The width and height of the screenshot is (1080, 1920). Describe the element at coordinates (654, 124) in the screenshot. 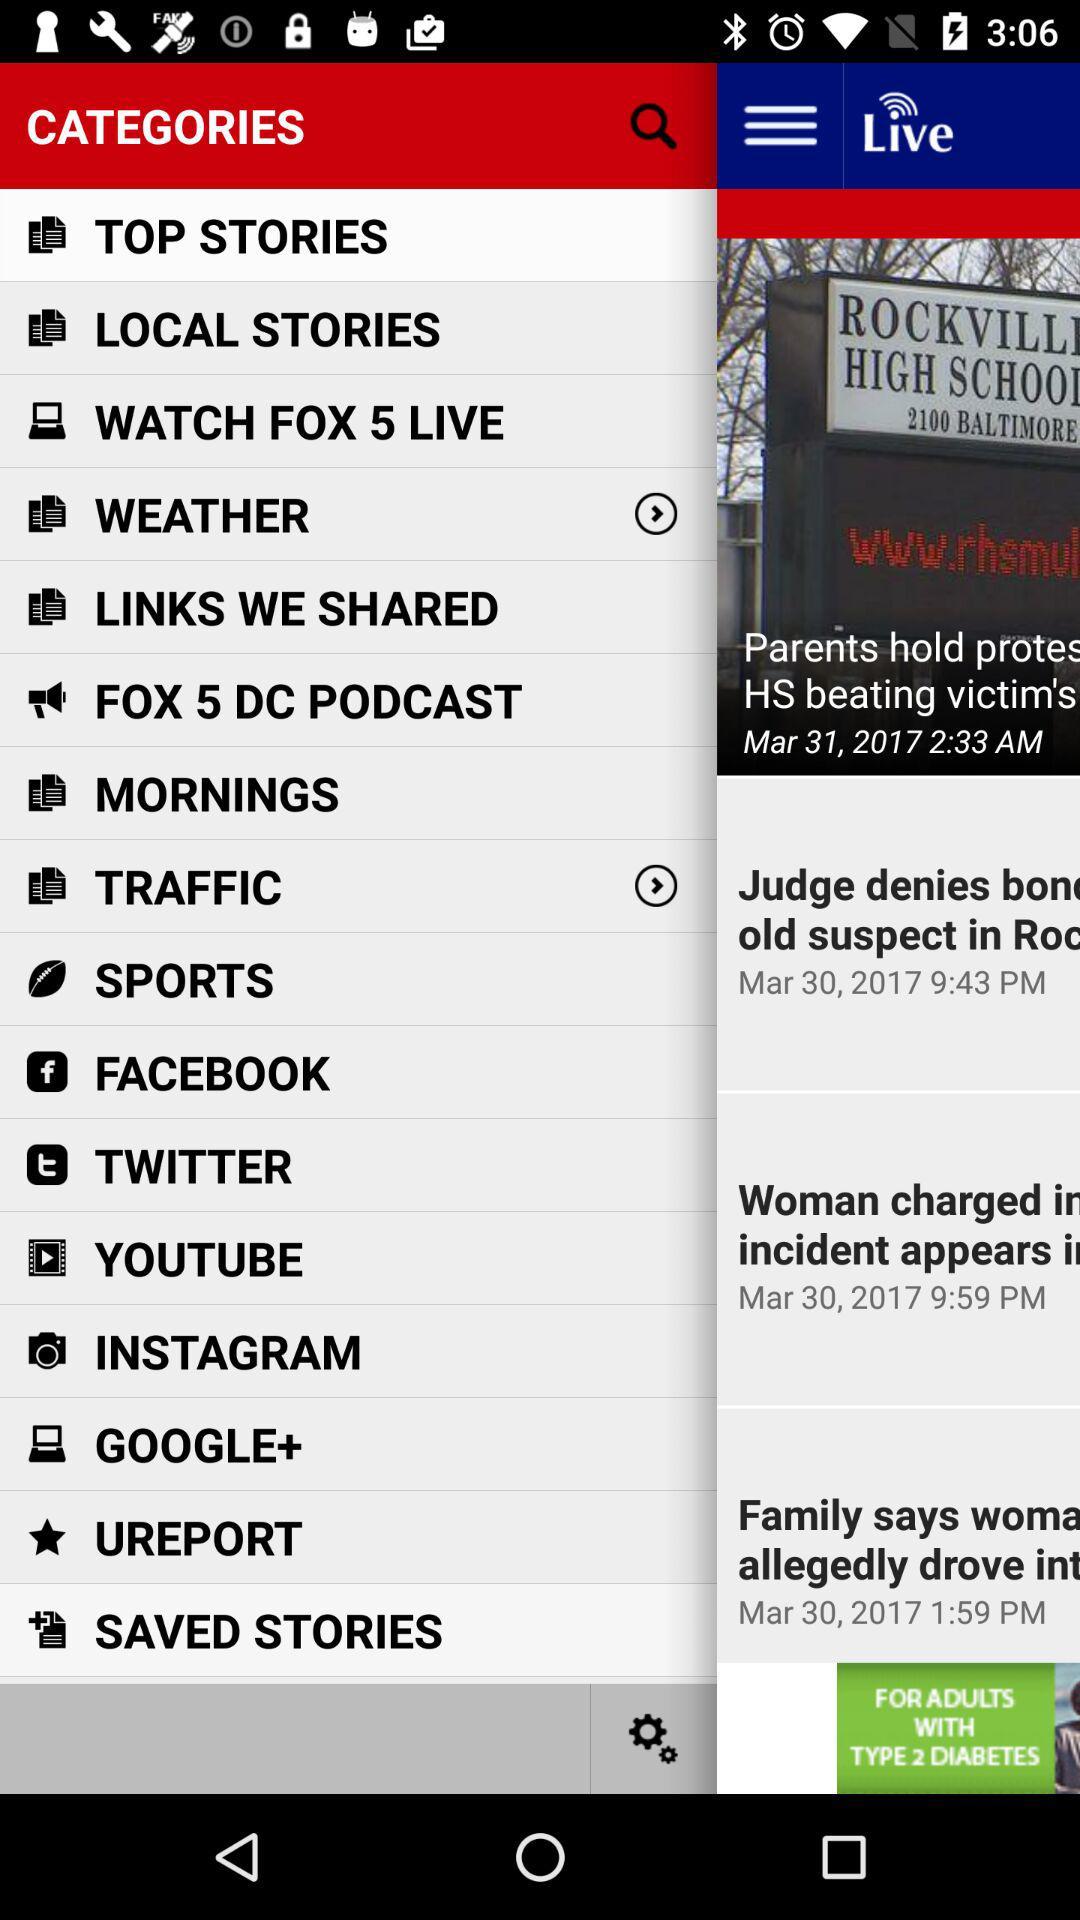

I see `the search icon` at that location.